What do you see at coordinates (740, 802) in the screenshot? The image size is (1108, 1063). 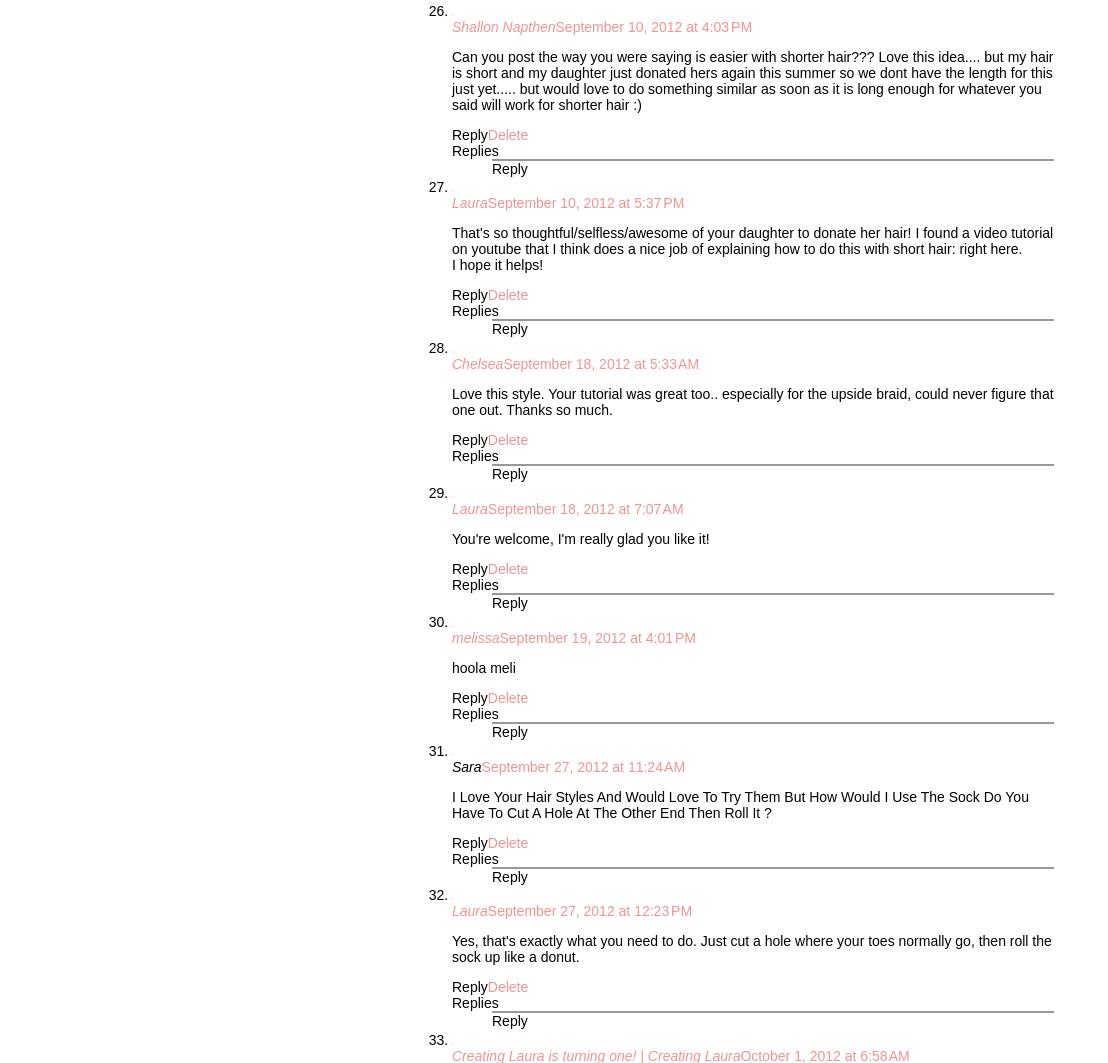 I see `'I Love Your Hair Styles And Would Love To Try Them But How Would I Use The Sock Do You Have To Cut A Hole At The Other End Then Roll It ?'` at bounding box center [740, 802].